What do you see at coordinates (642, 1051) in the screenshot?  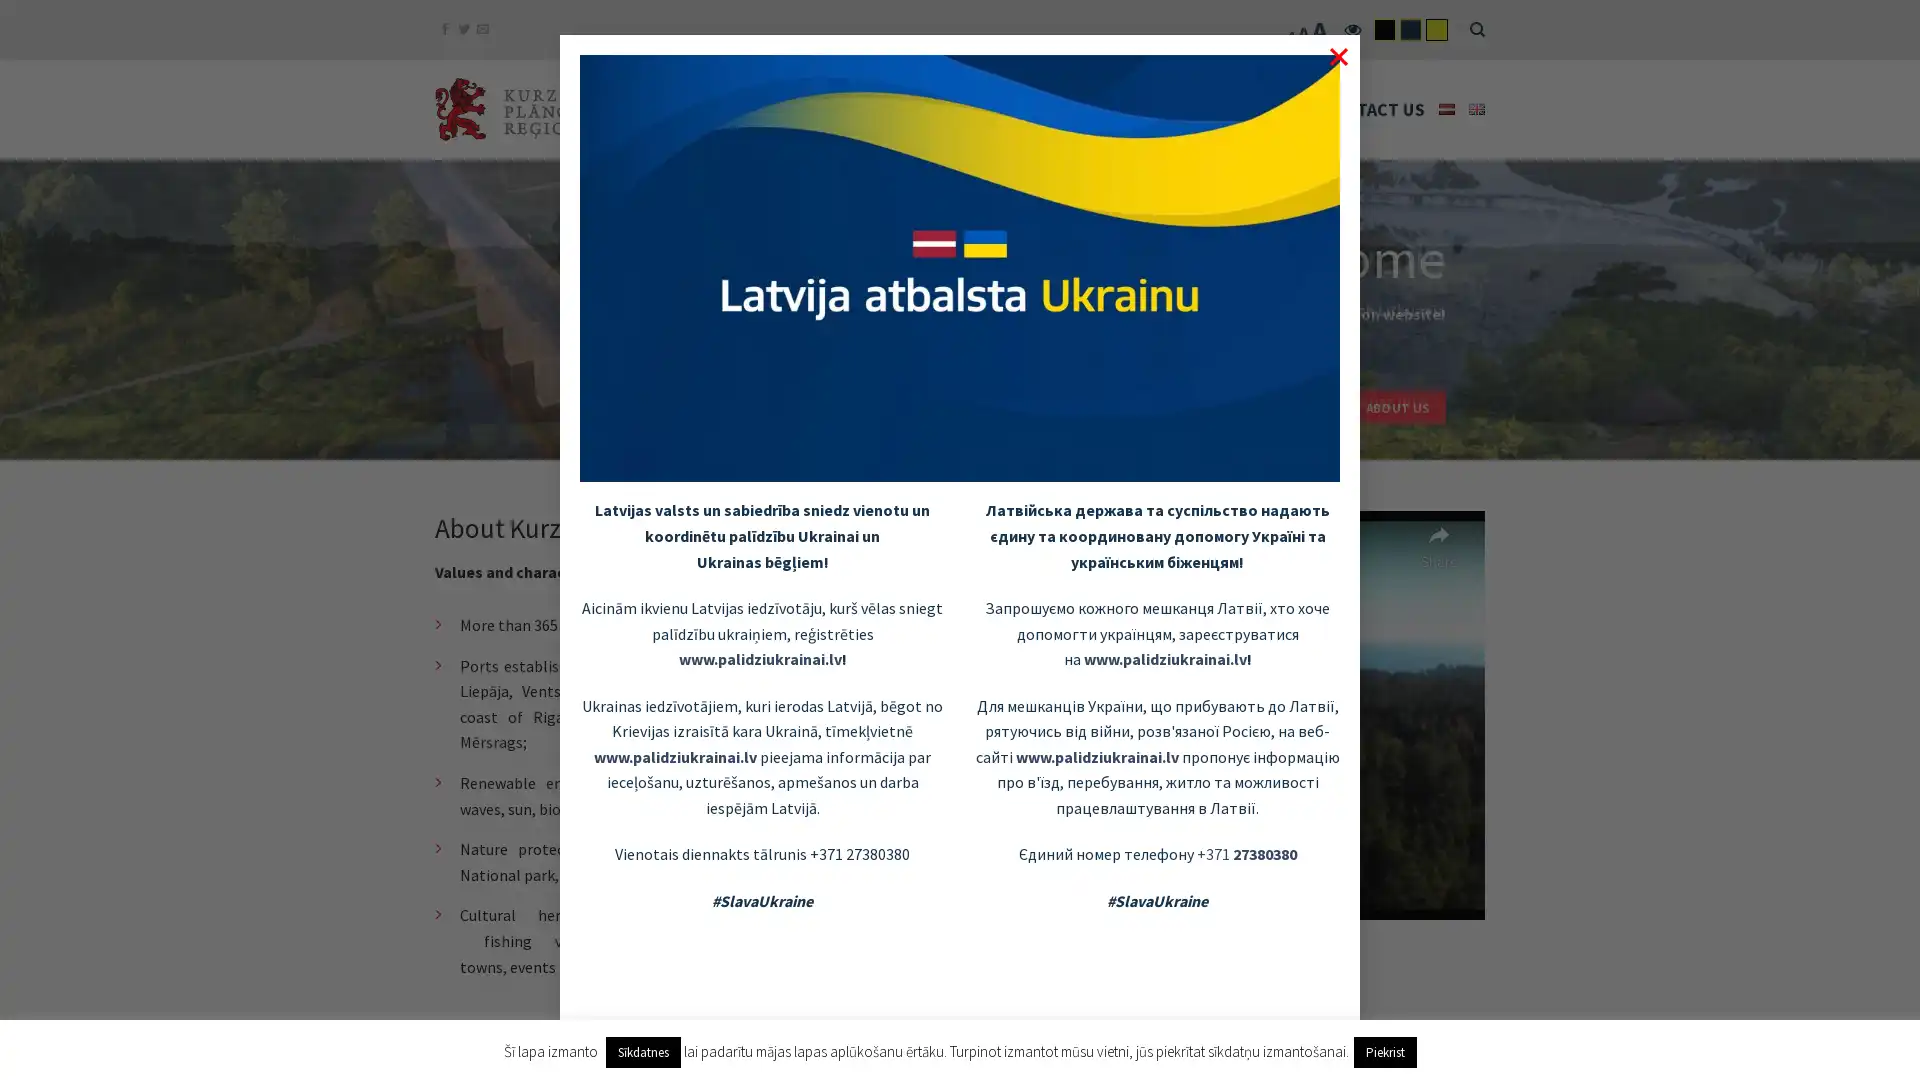 I see `Sikdatnes` at bounding box center [642, 1051].